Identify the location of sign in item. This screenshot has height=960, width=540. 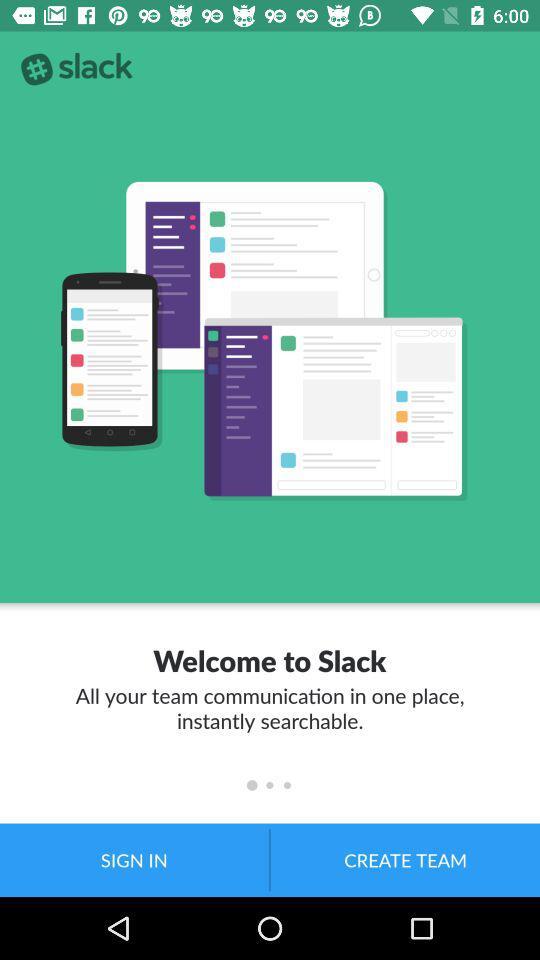
(134, 859).